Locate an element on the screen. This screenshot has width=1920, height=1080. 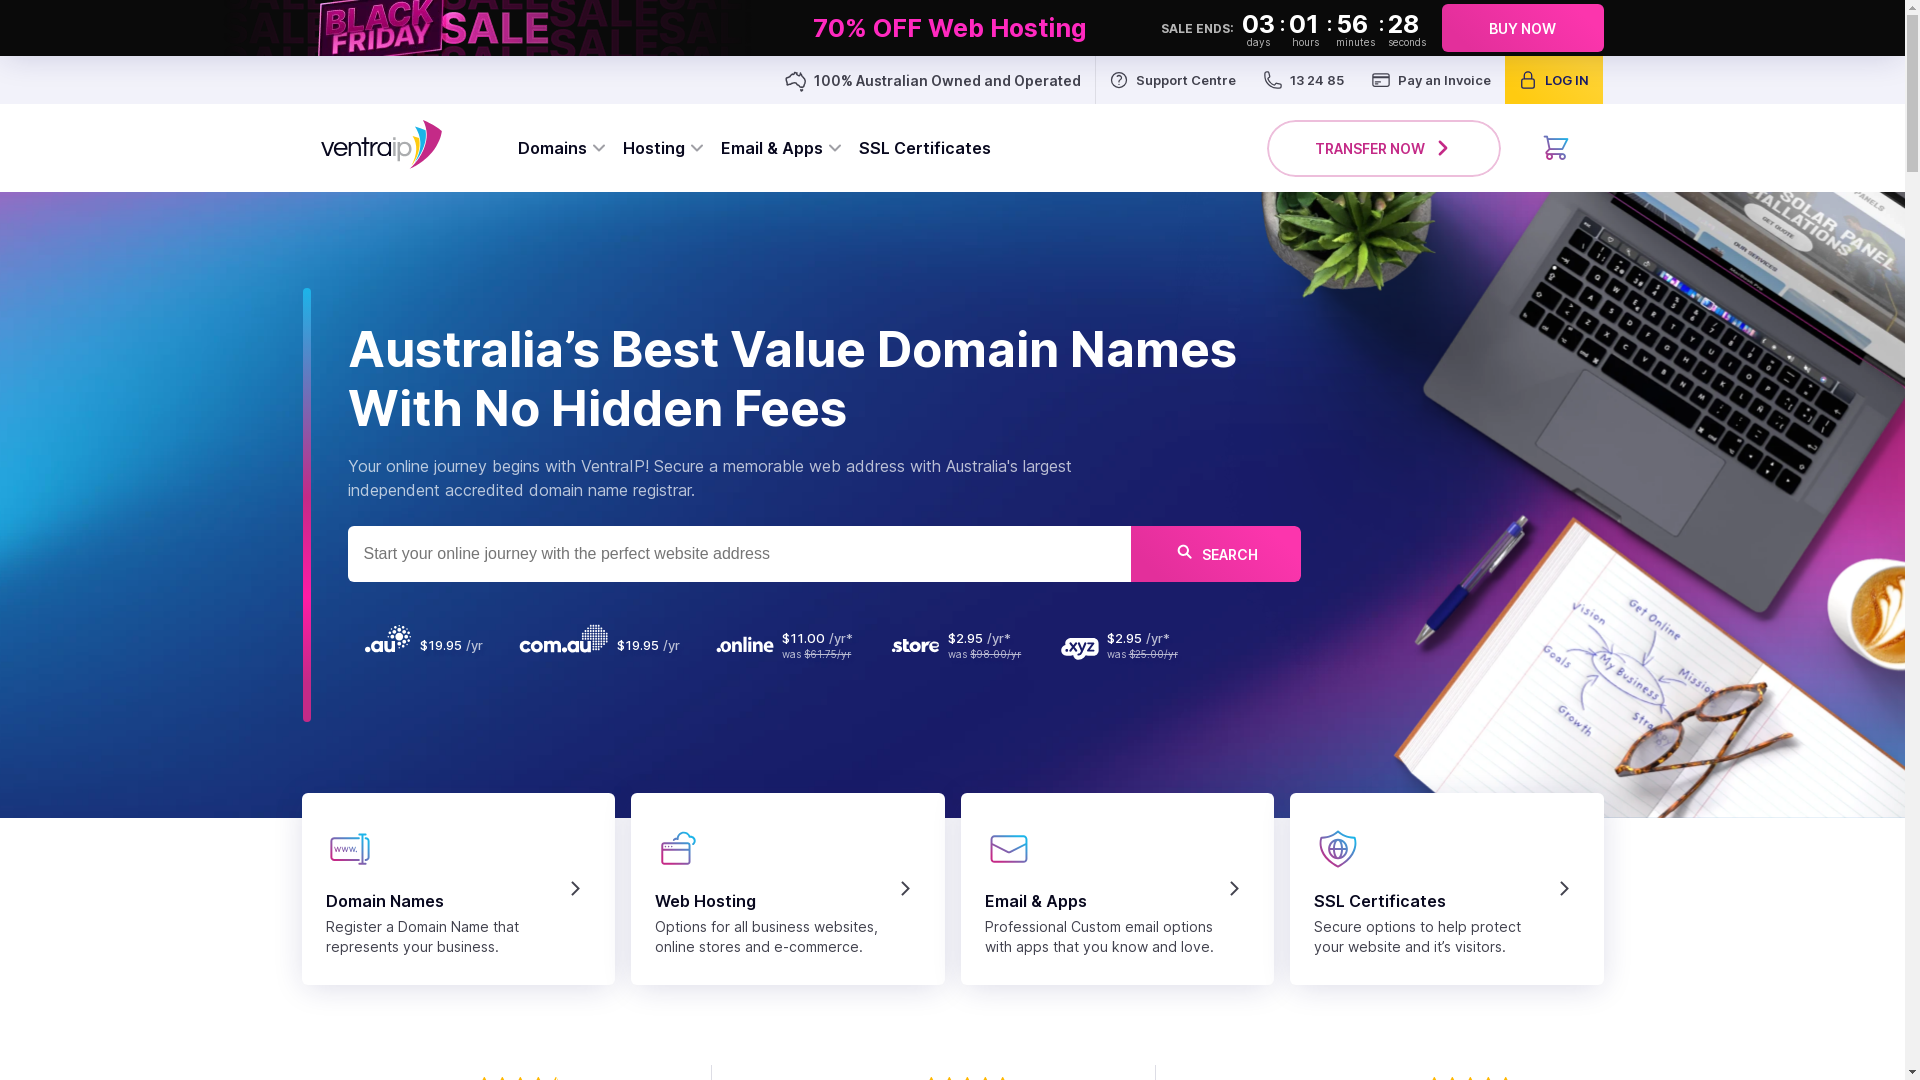
'was $98.00/yr is located at coordinates (960, 645).